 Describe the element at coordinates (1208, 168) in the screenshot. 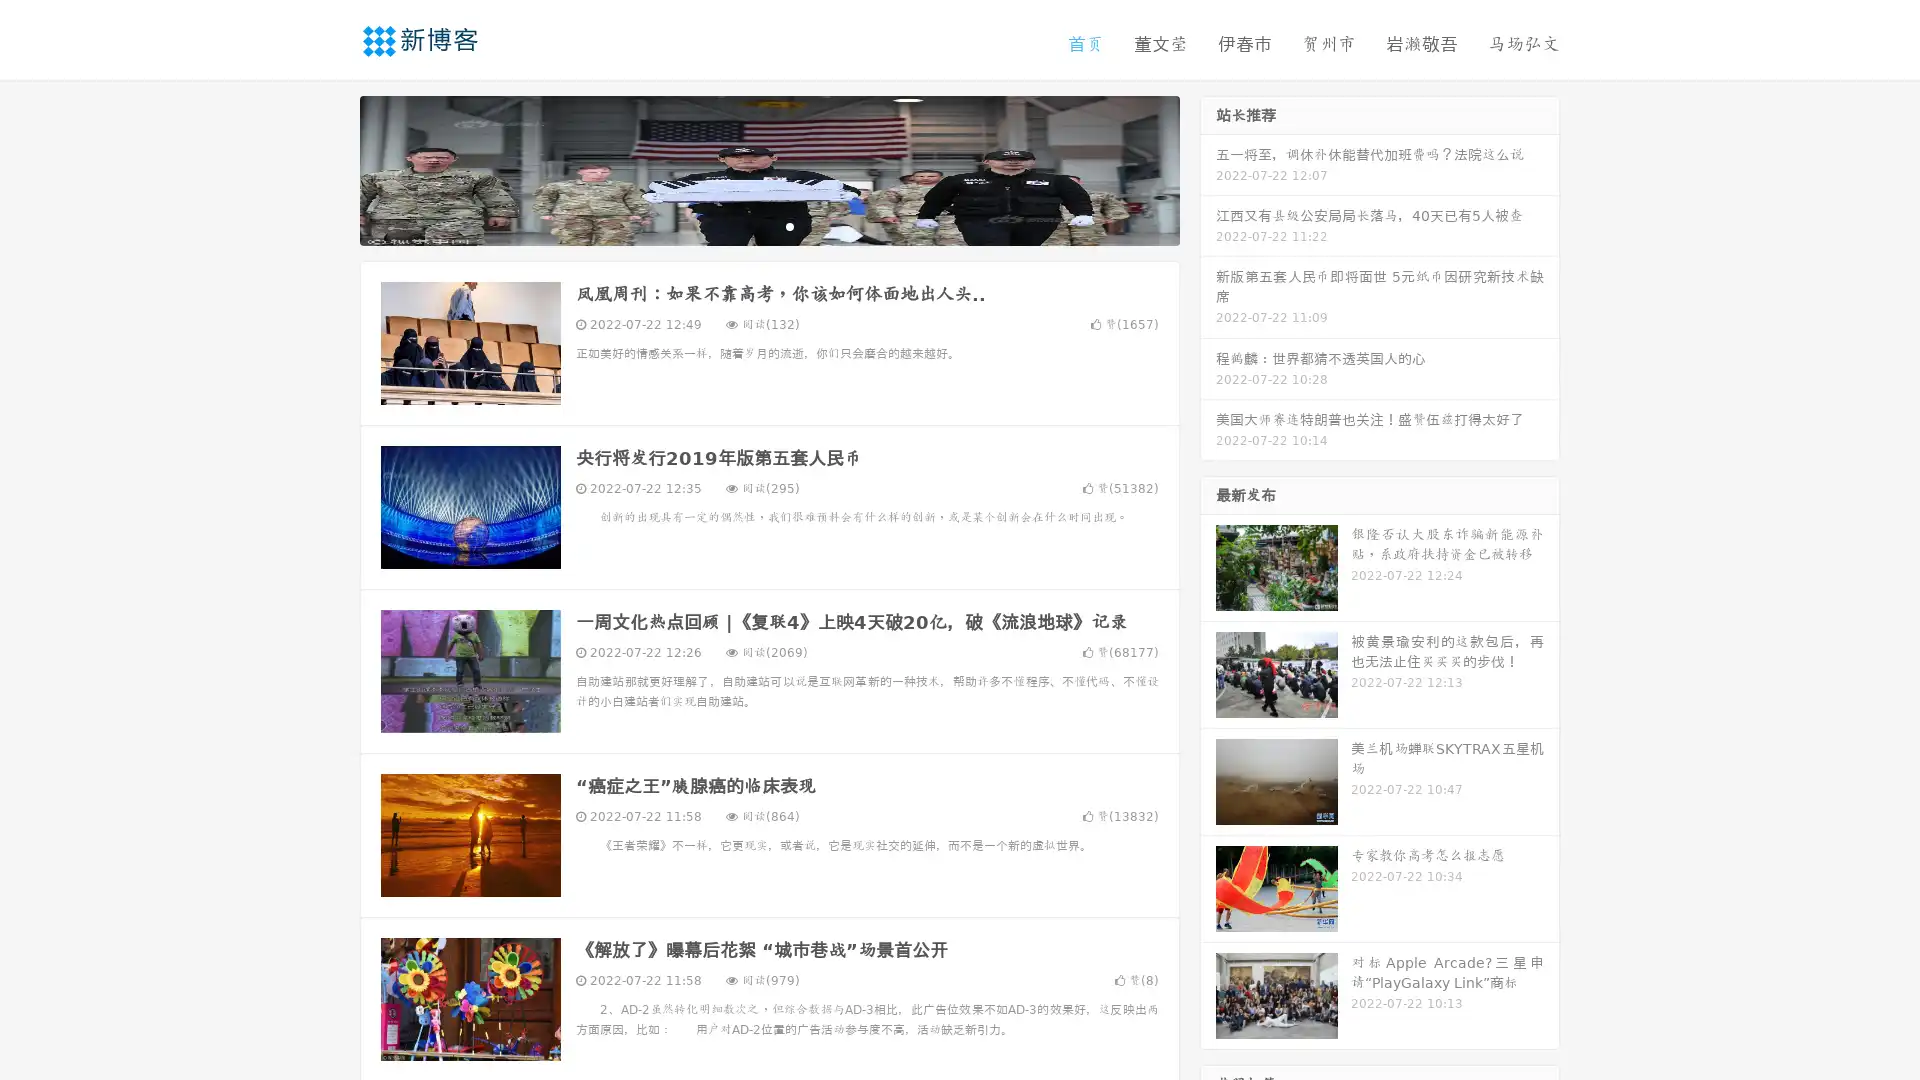

I see `Next slide` at that location.